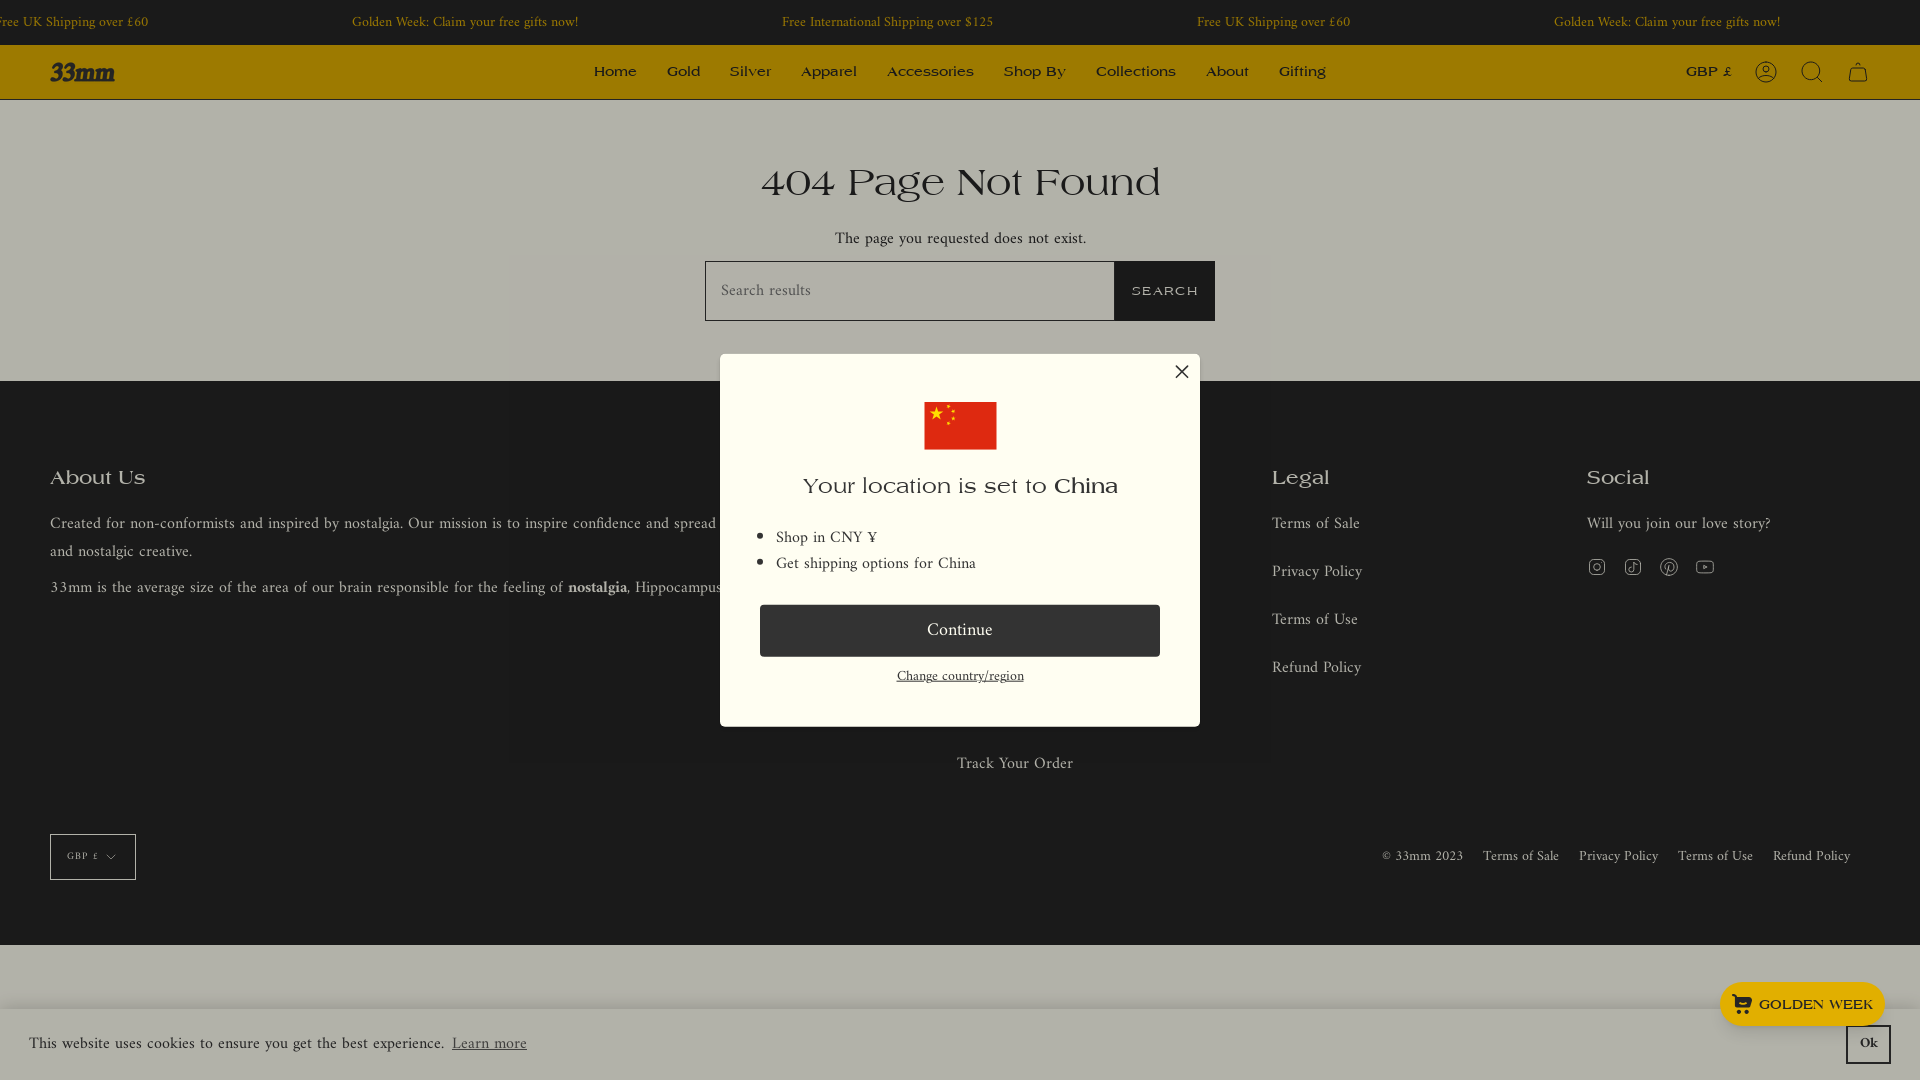 Image resolution: width=1920 pixels, height=1080 pixels. I want to click on 'Change country/region', so click(958, 675).